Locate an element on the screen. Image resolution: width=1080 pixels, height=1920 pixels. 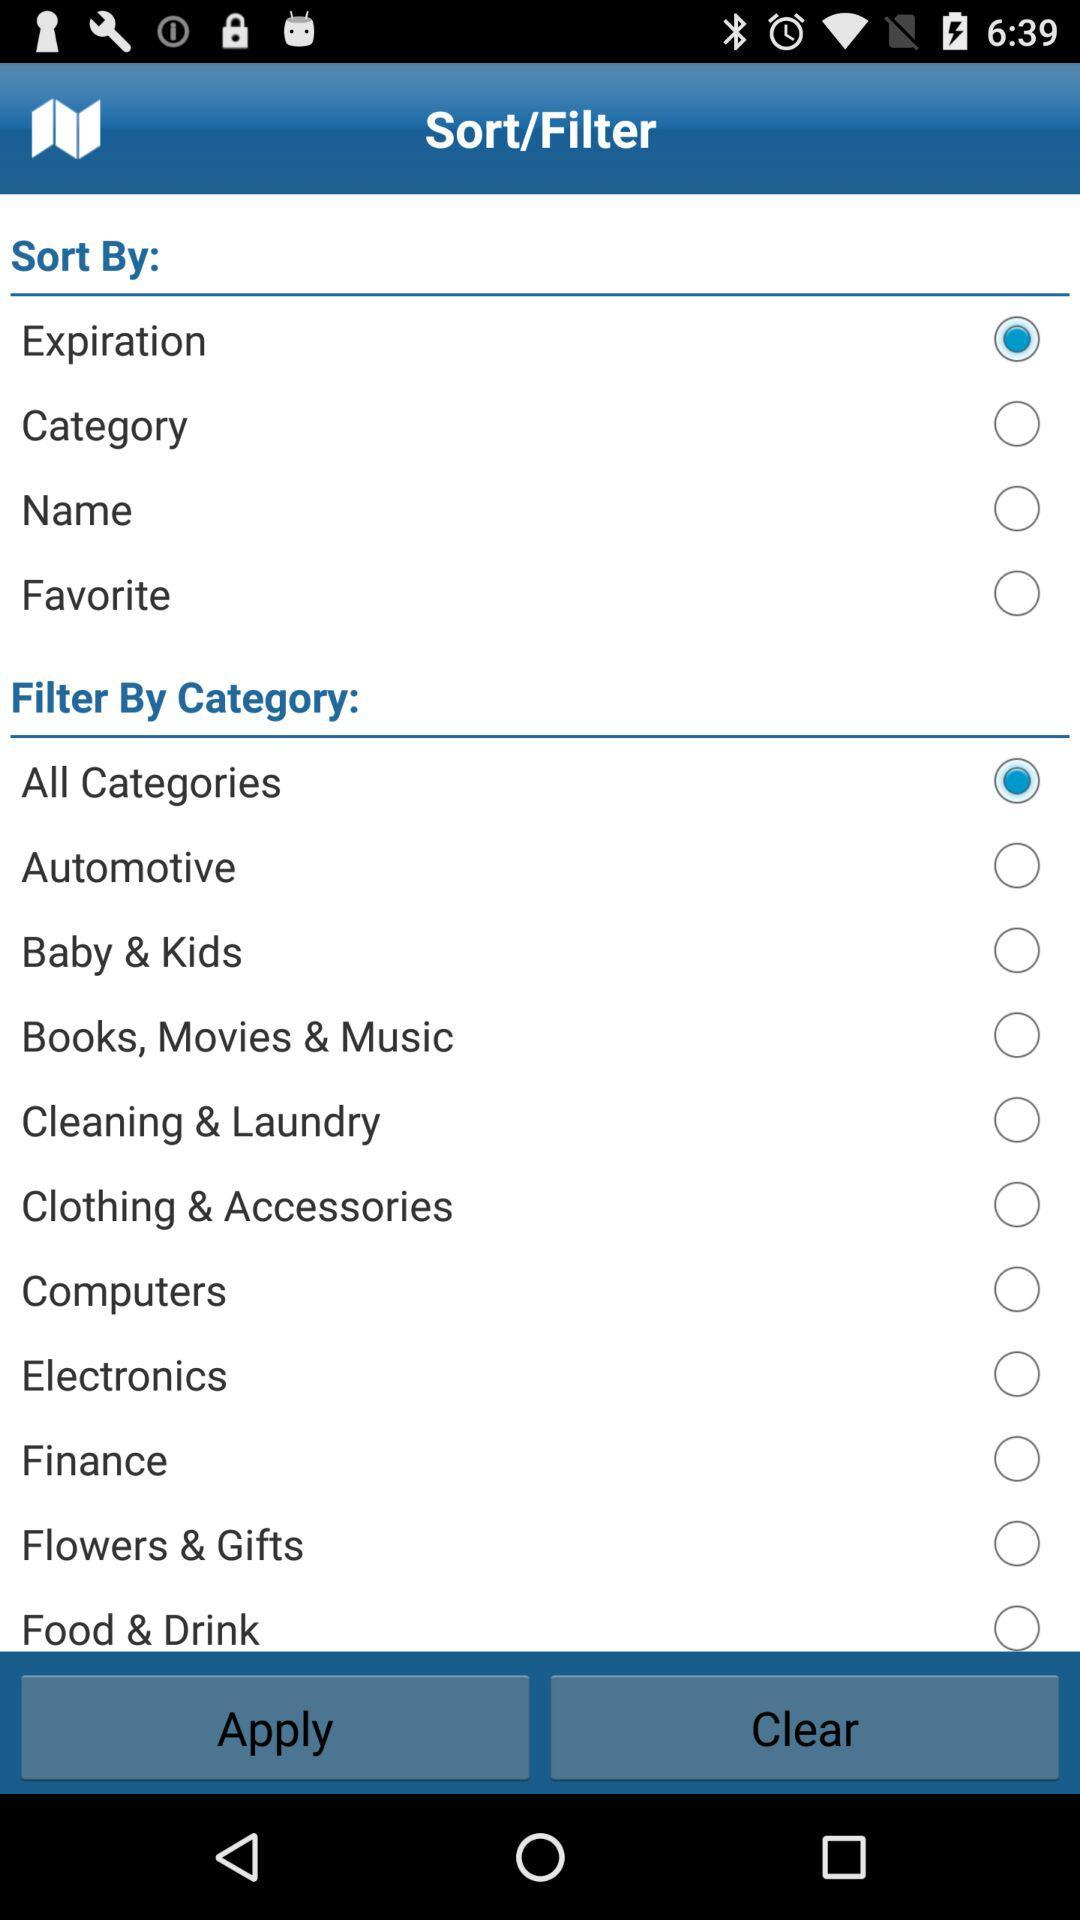
the baby & kids app is located at coordinates (496, 949).